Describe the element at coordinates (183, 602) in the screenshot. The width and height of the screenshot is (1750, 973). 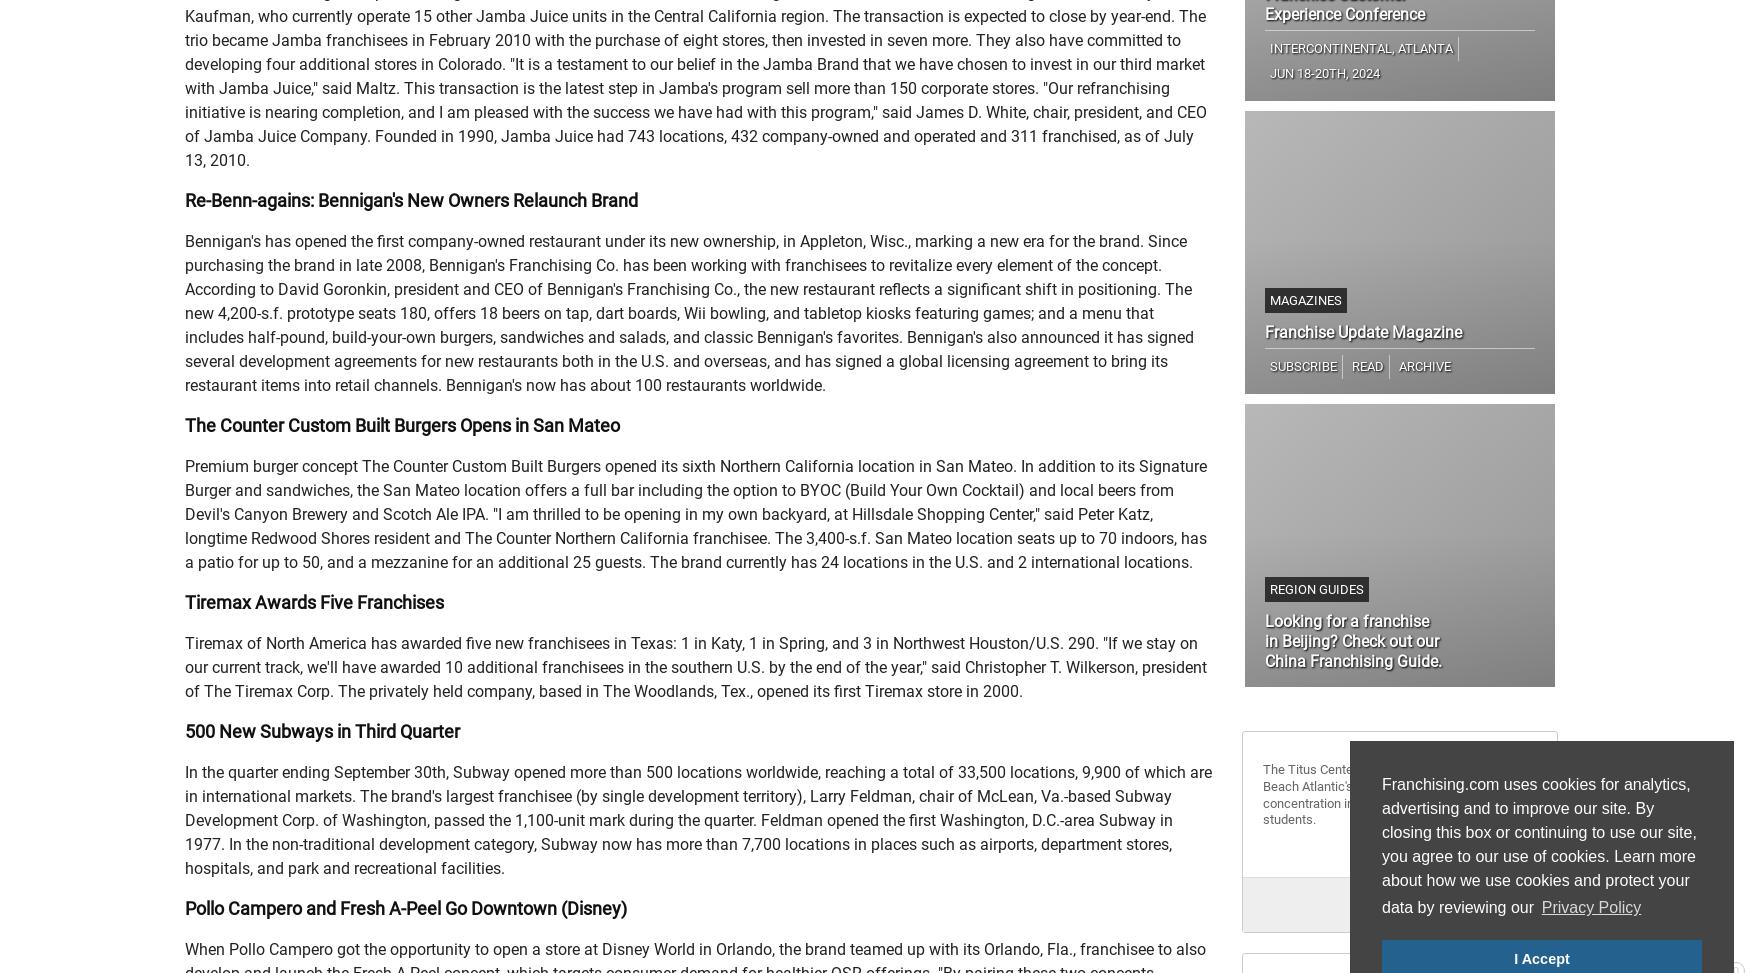
I see `'Tiremax Awards Five Franchises'` at that location.